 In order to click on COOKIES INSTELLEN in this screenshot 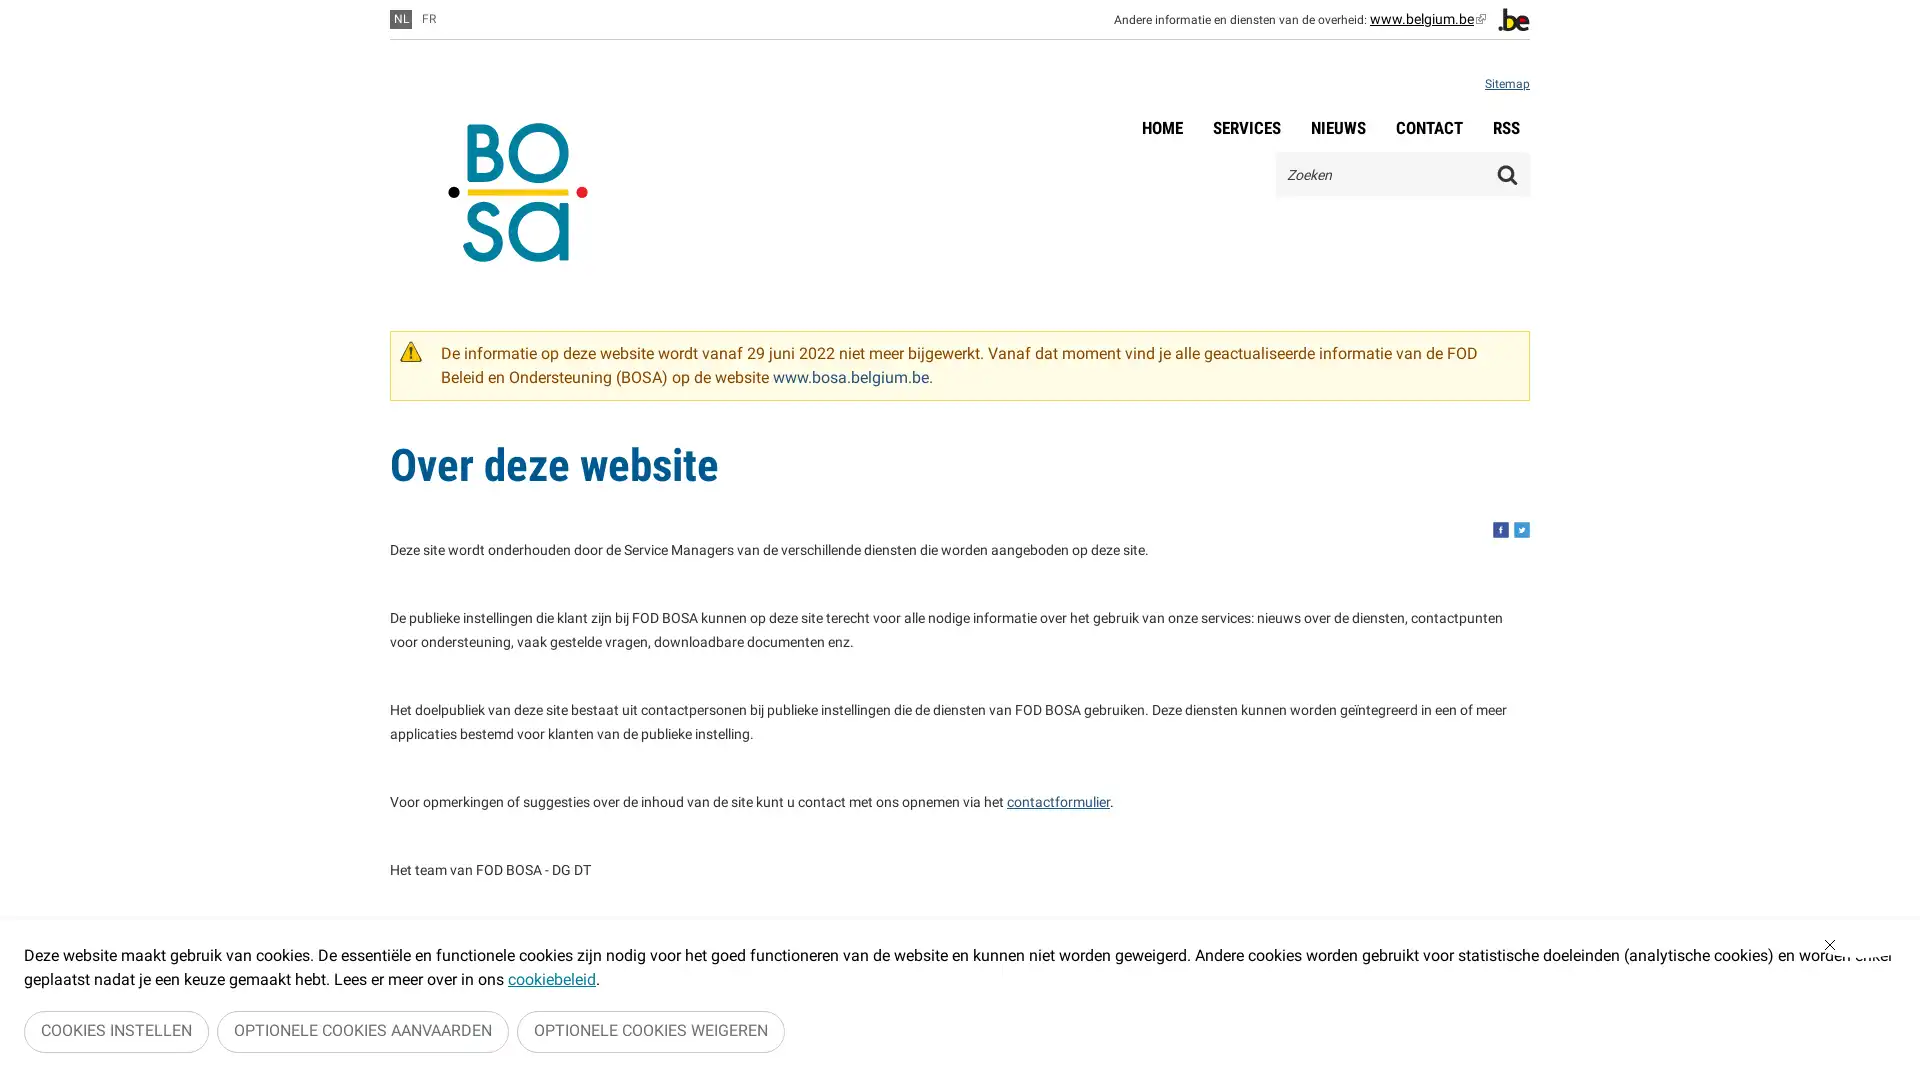, I will do `click(115, 1034)`.